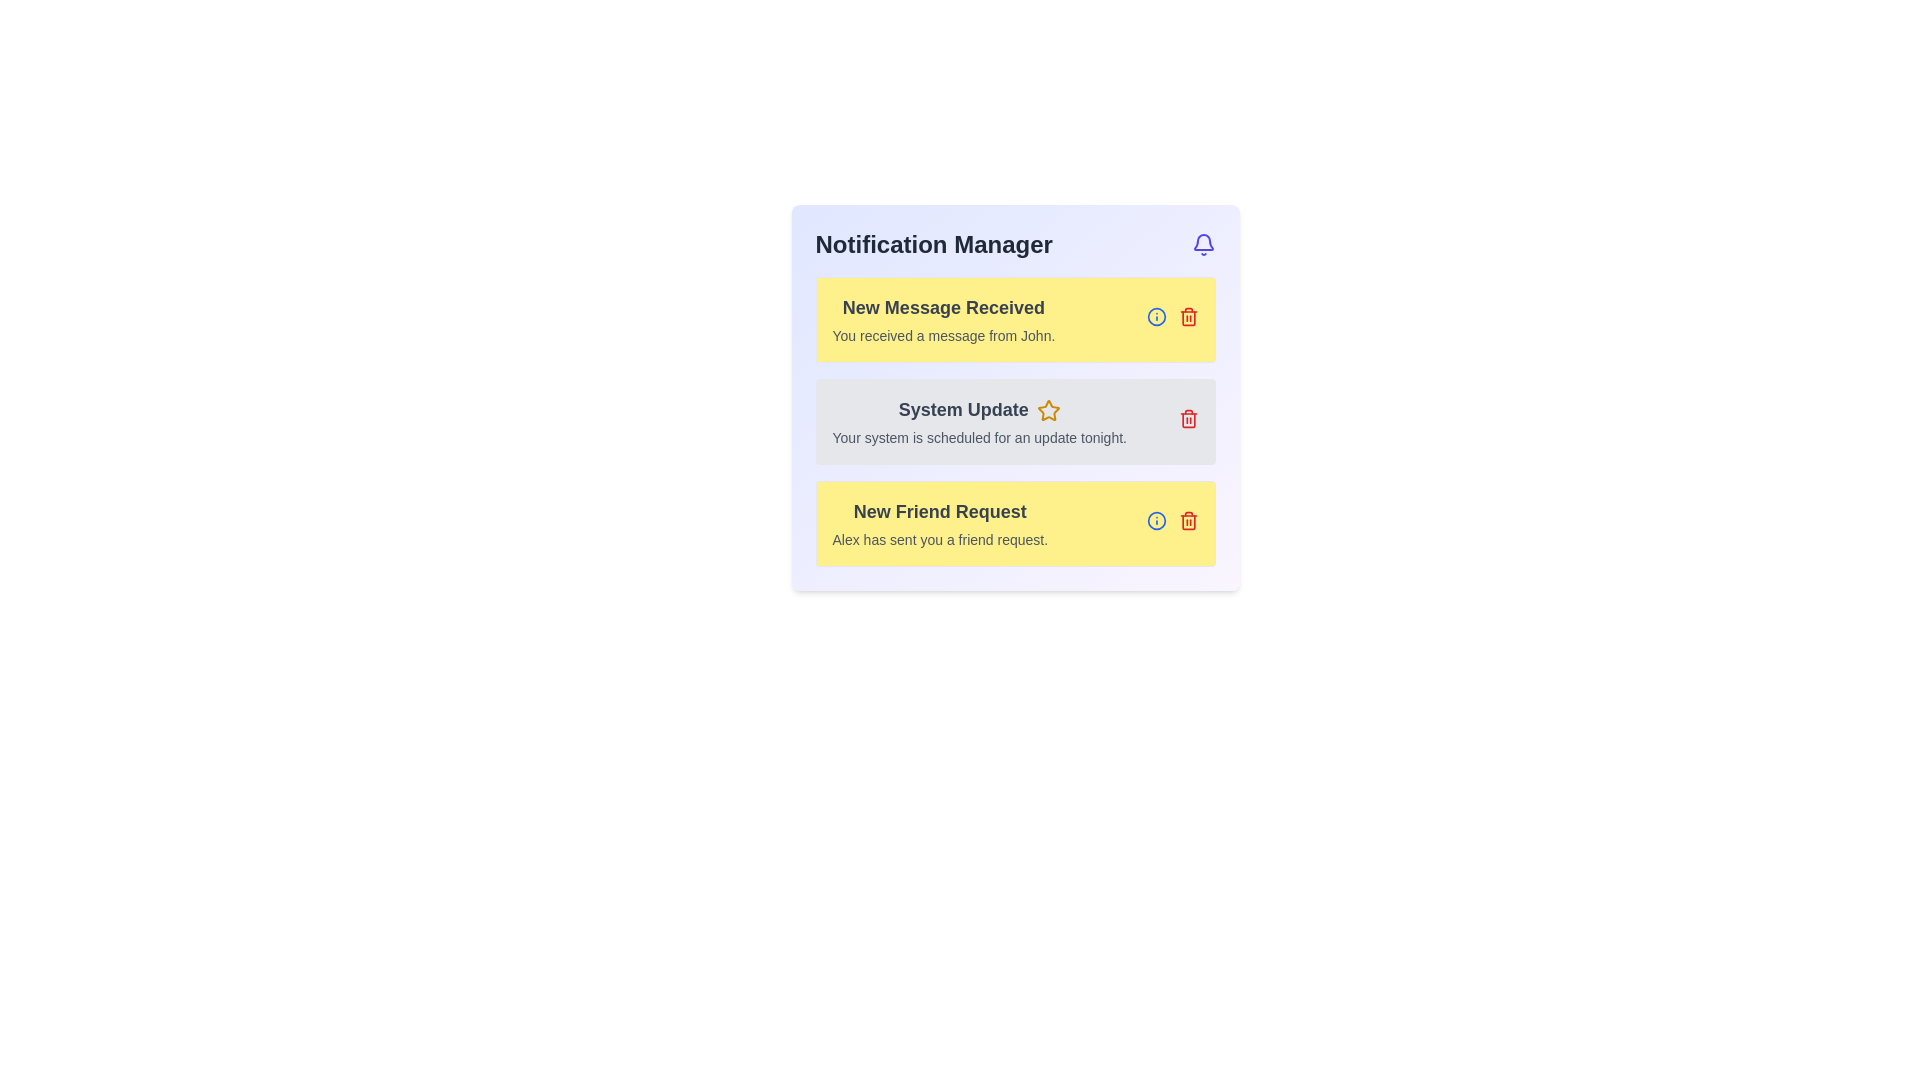 The height and width of the screenshot is (1080, 1920). Describe the element at coordinates (1188, 420) in the screenshot. I see `the delete action button located at the right end of the 'System Update' notification card` at that location.